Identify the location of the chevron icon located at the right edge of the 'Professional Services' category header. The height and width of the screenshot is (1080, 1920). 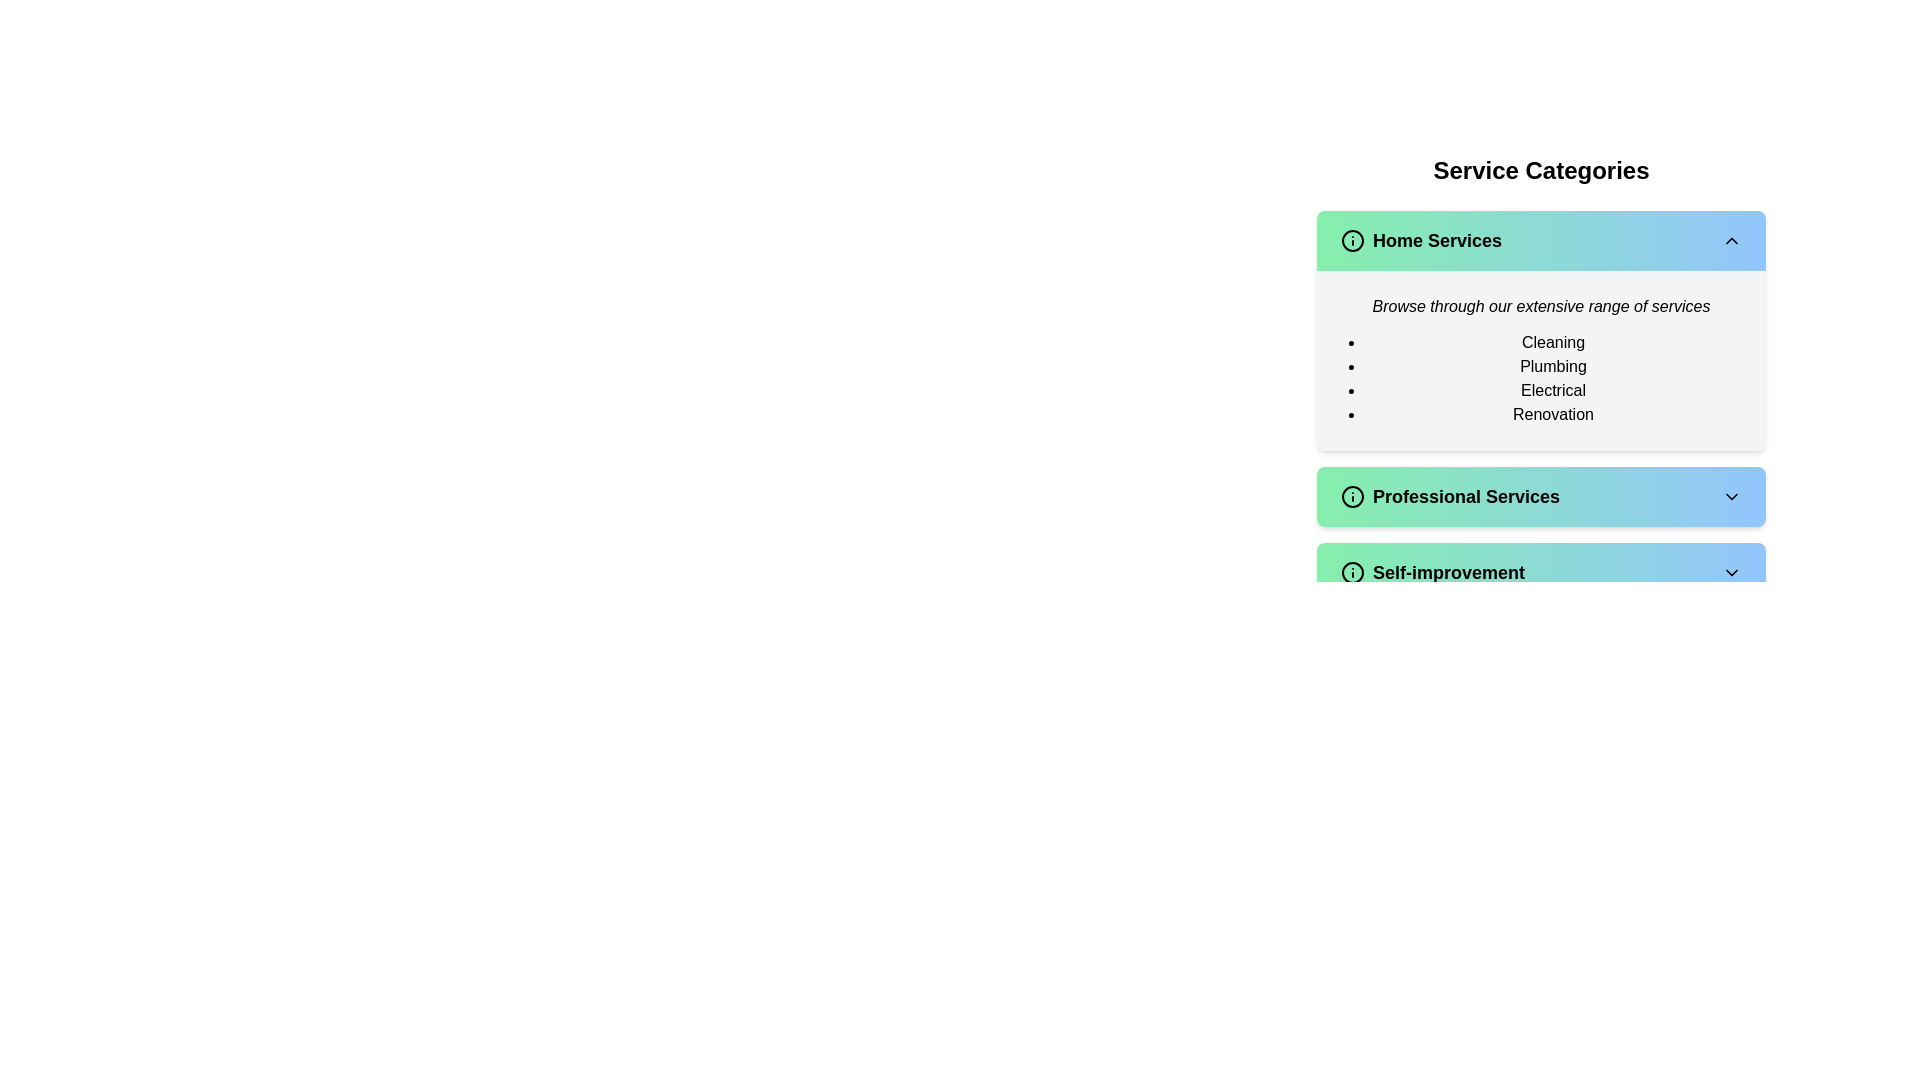
(1731, 496).